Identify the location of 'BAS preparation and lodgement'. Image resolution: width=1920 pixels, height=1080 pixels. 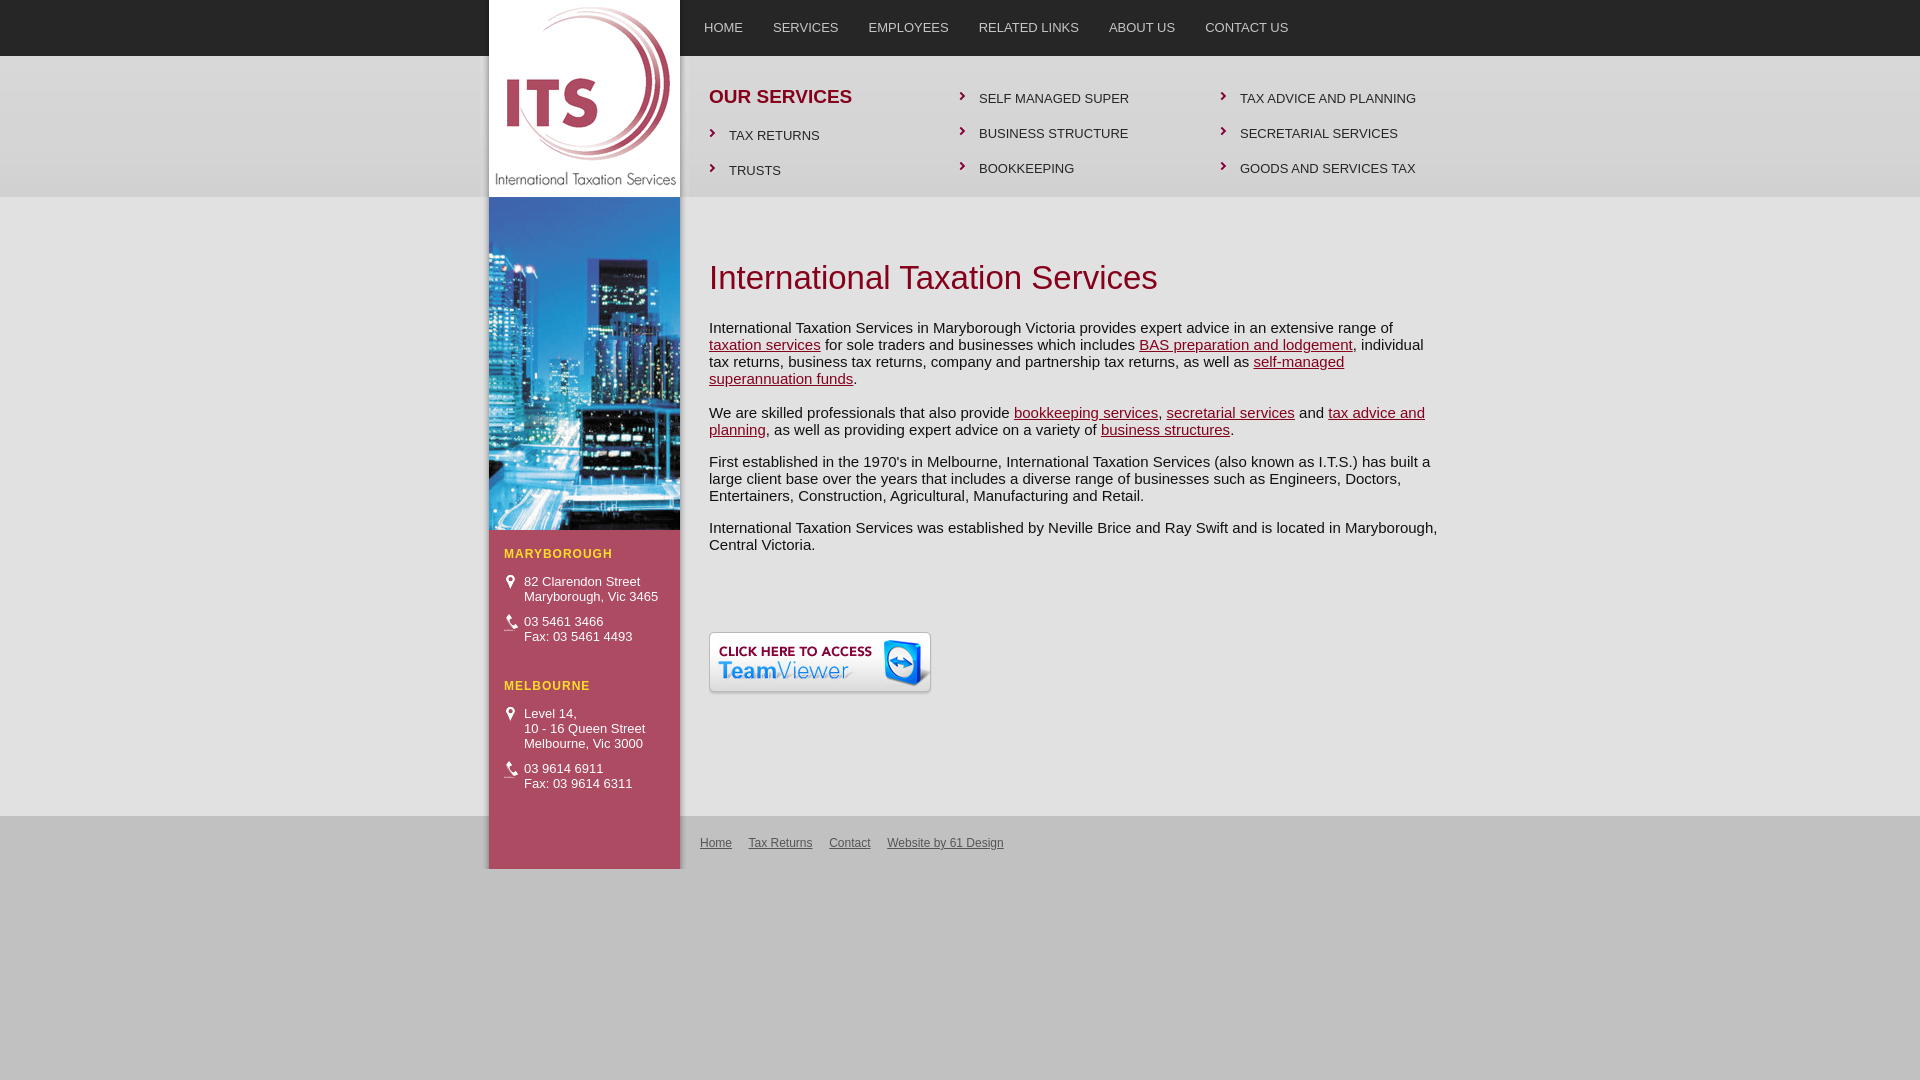
(1244, 343).